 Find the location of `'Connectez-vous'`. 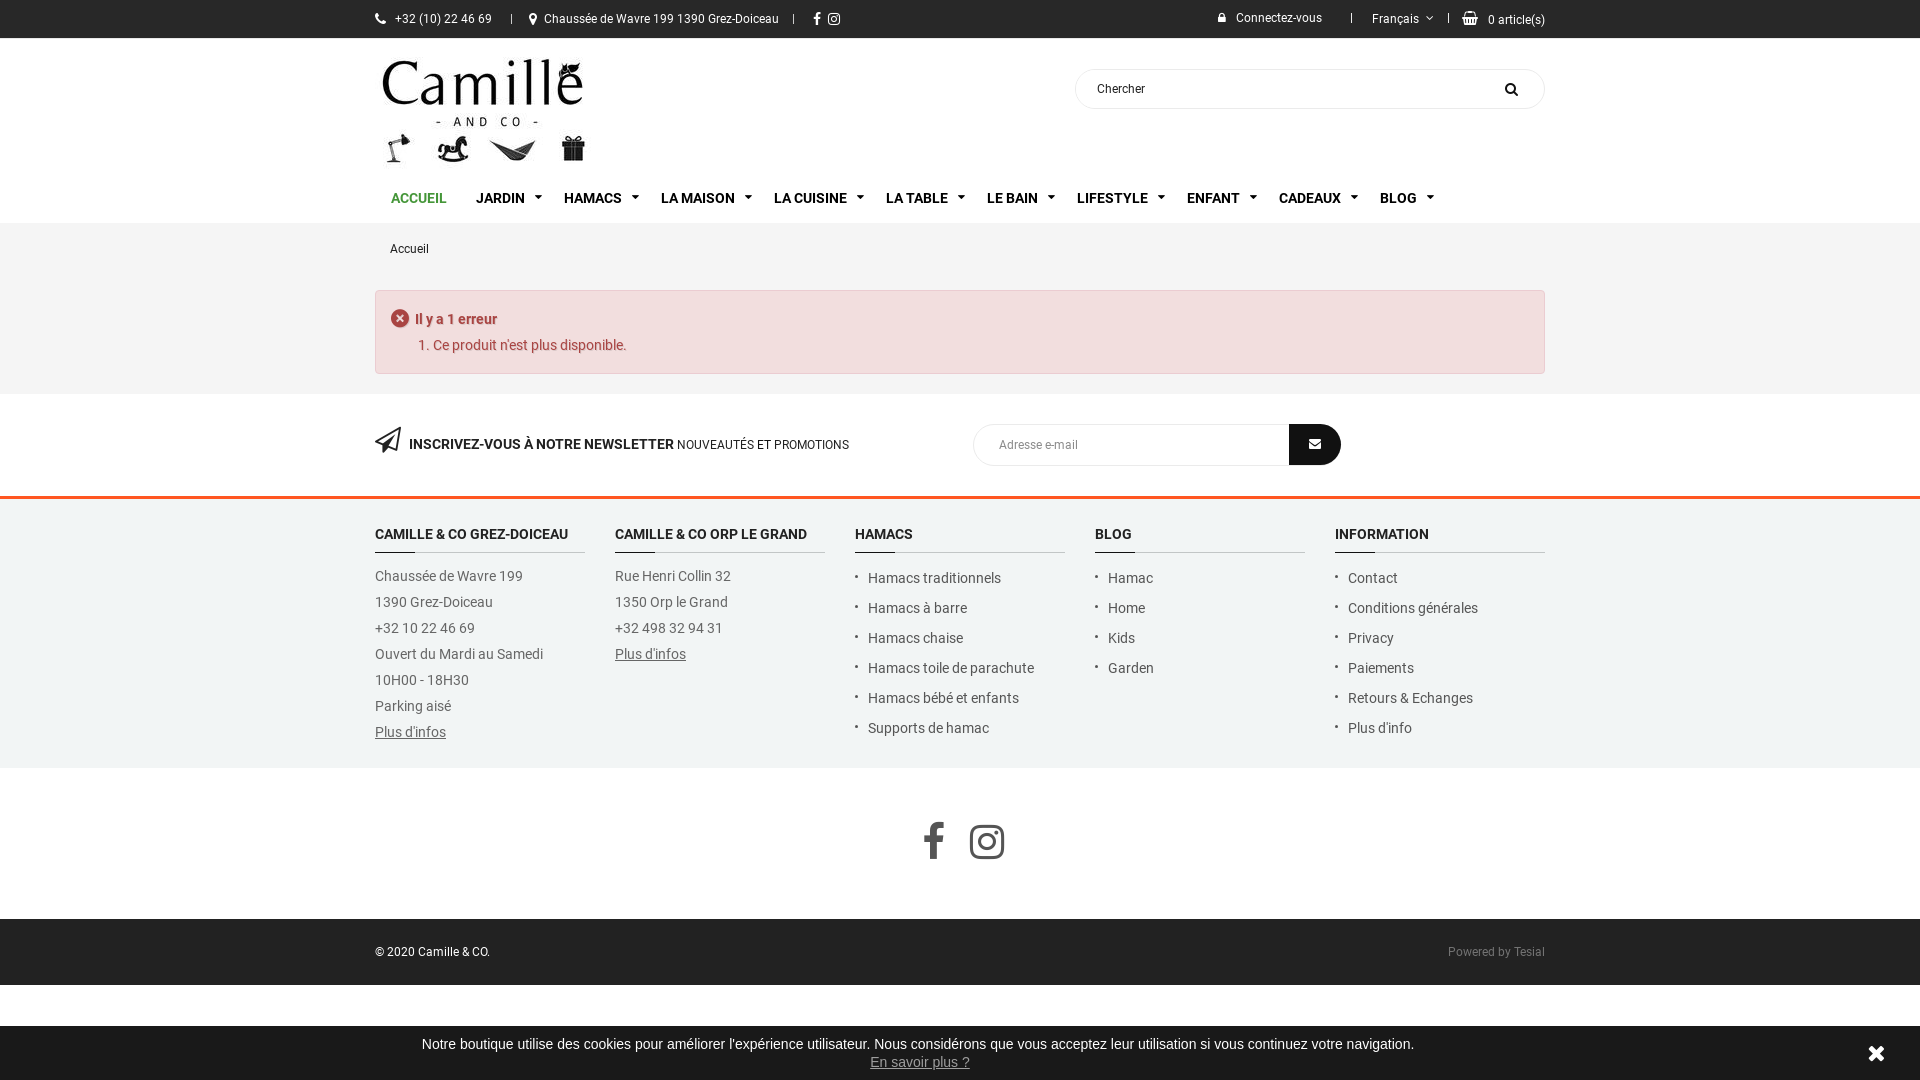

'Connectez-vous' is located at coordinates (1269, 18).